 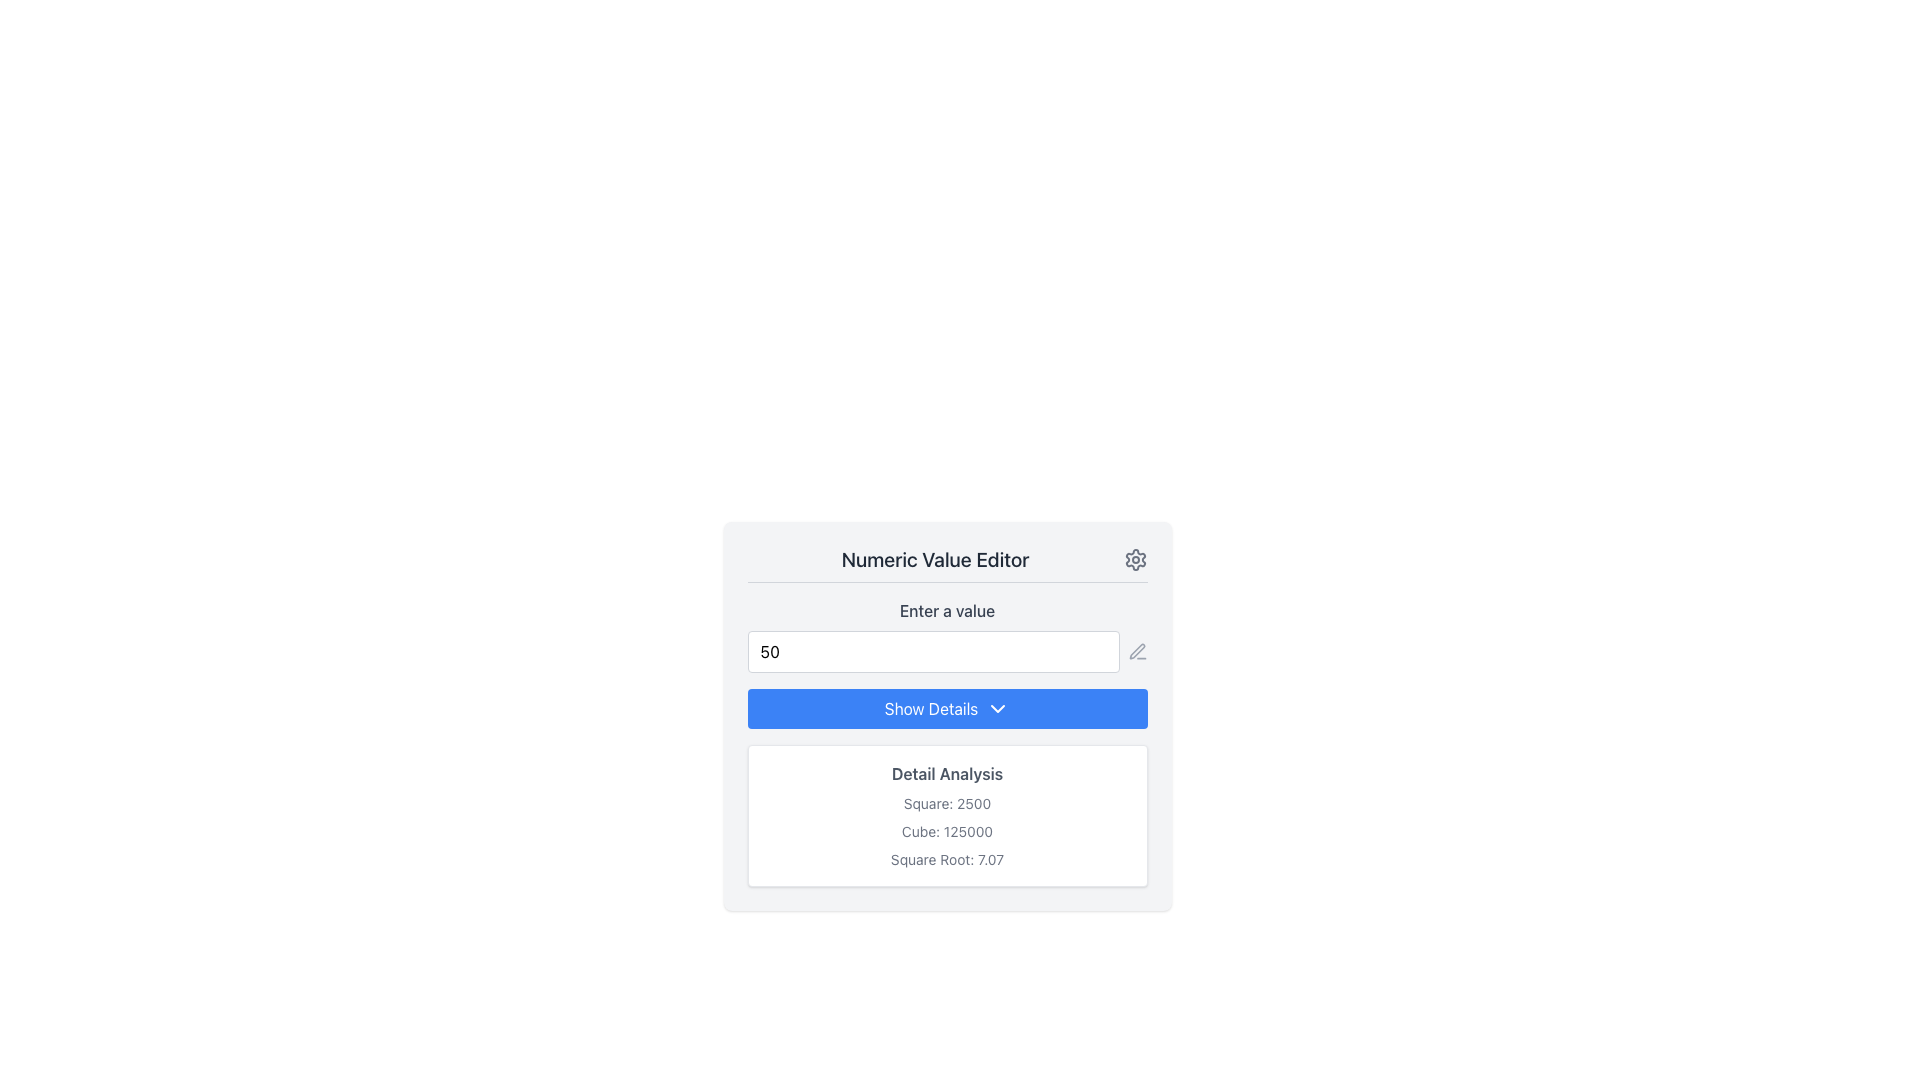 What do you see at coordinates (946, 708) in the screenshot?
I see `the button located below the numeric input field with the value '50'` at bounding box center [946, 708].